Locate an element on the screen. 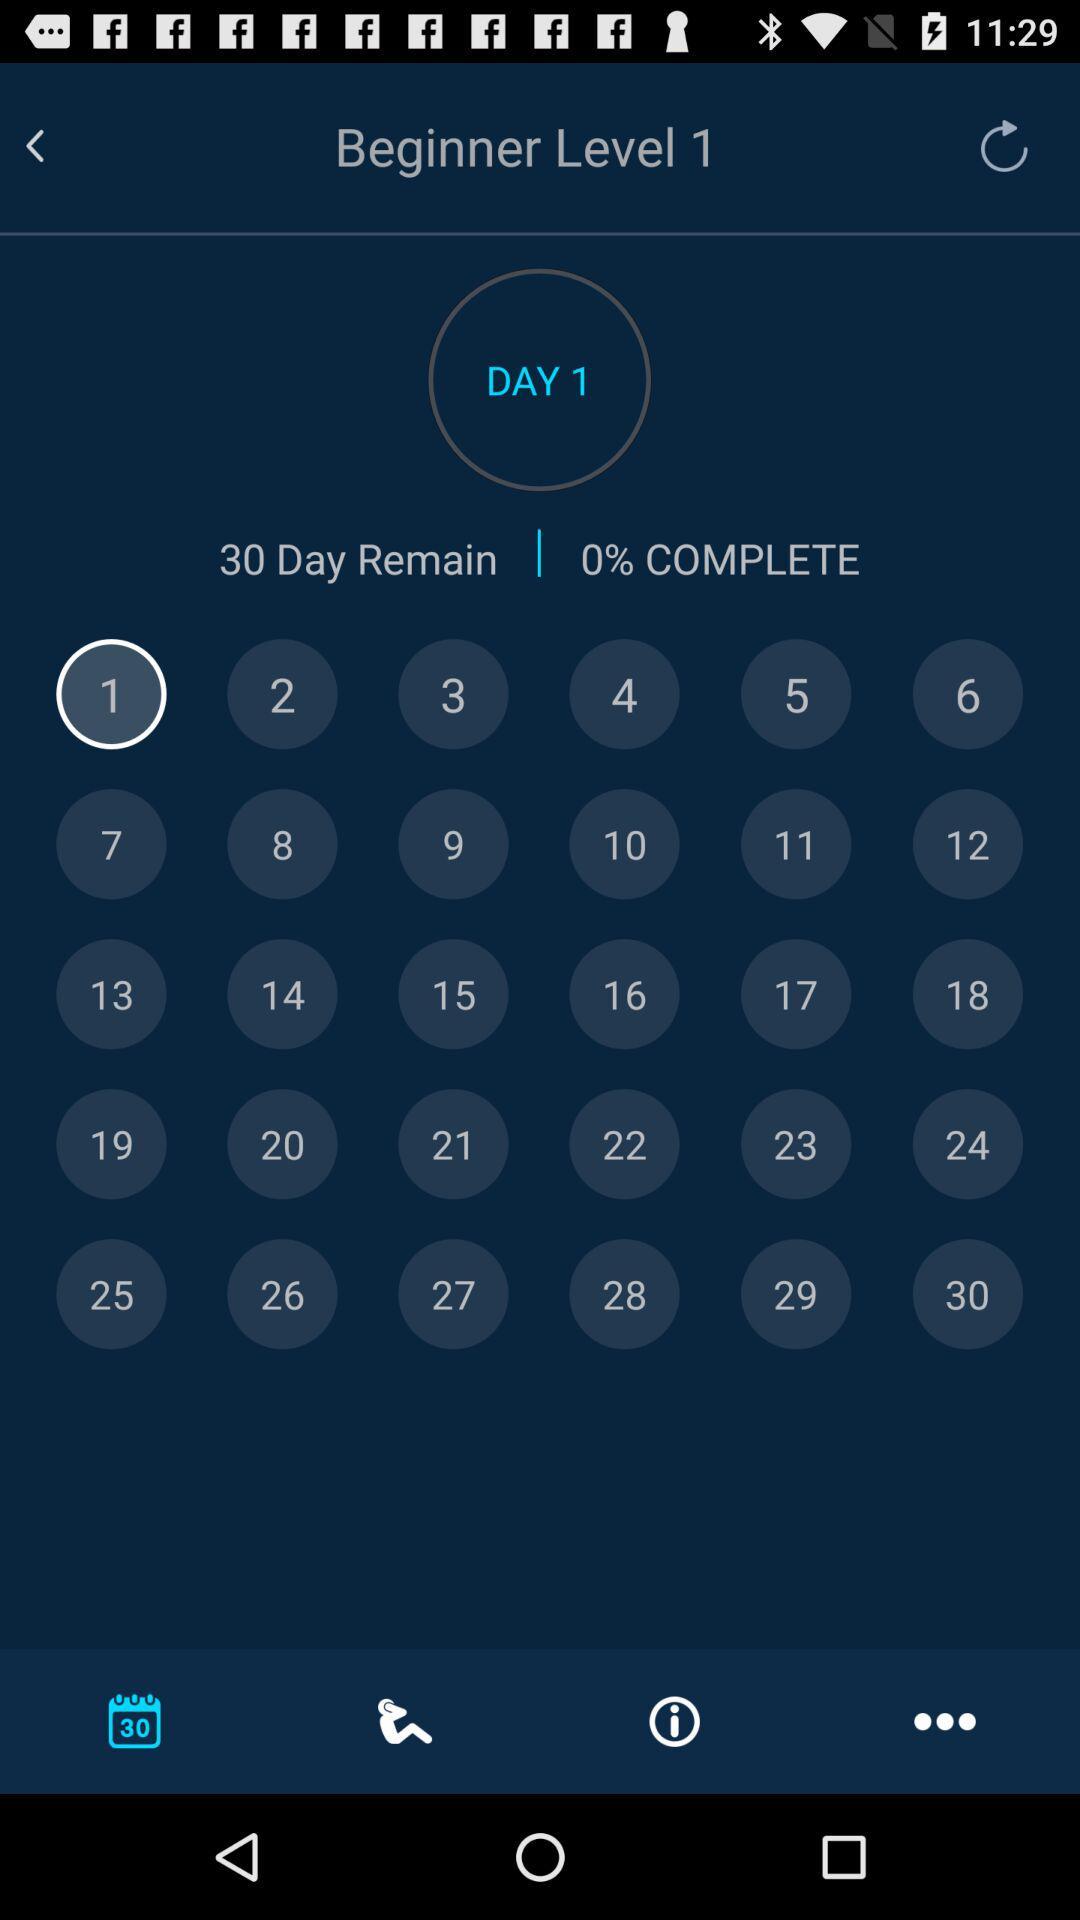  let you look at that specific day is located at coordinates (111, 994).